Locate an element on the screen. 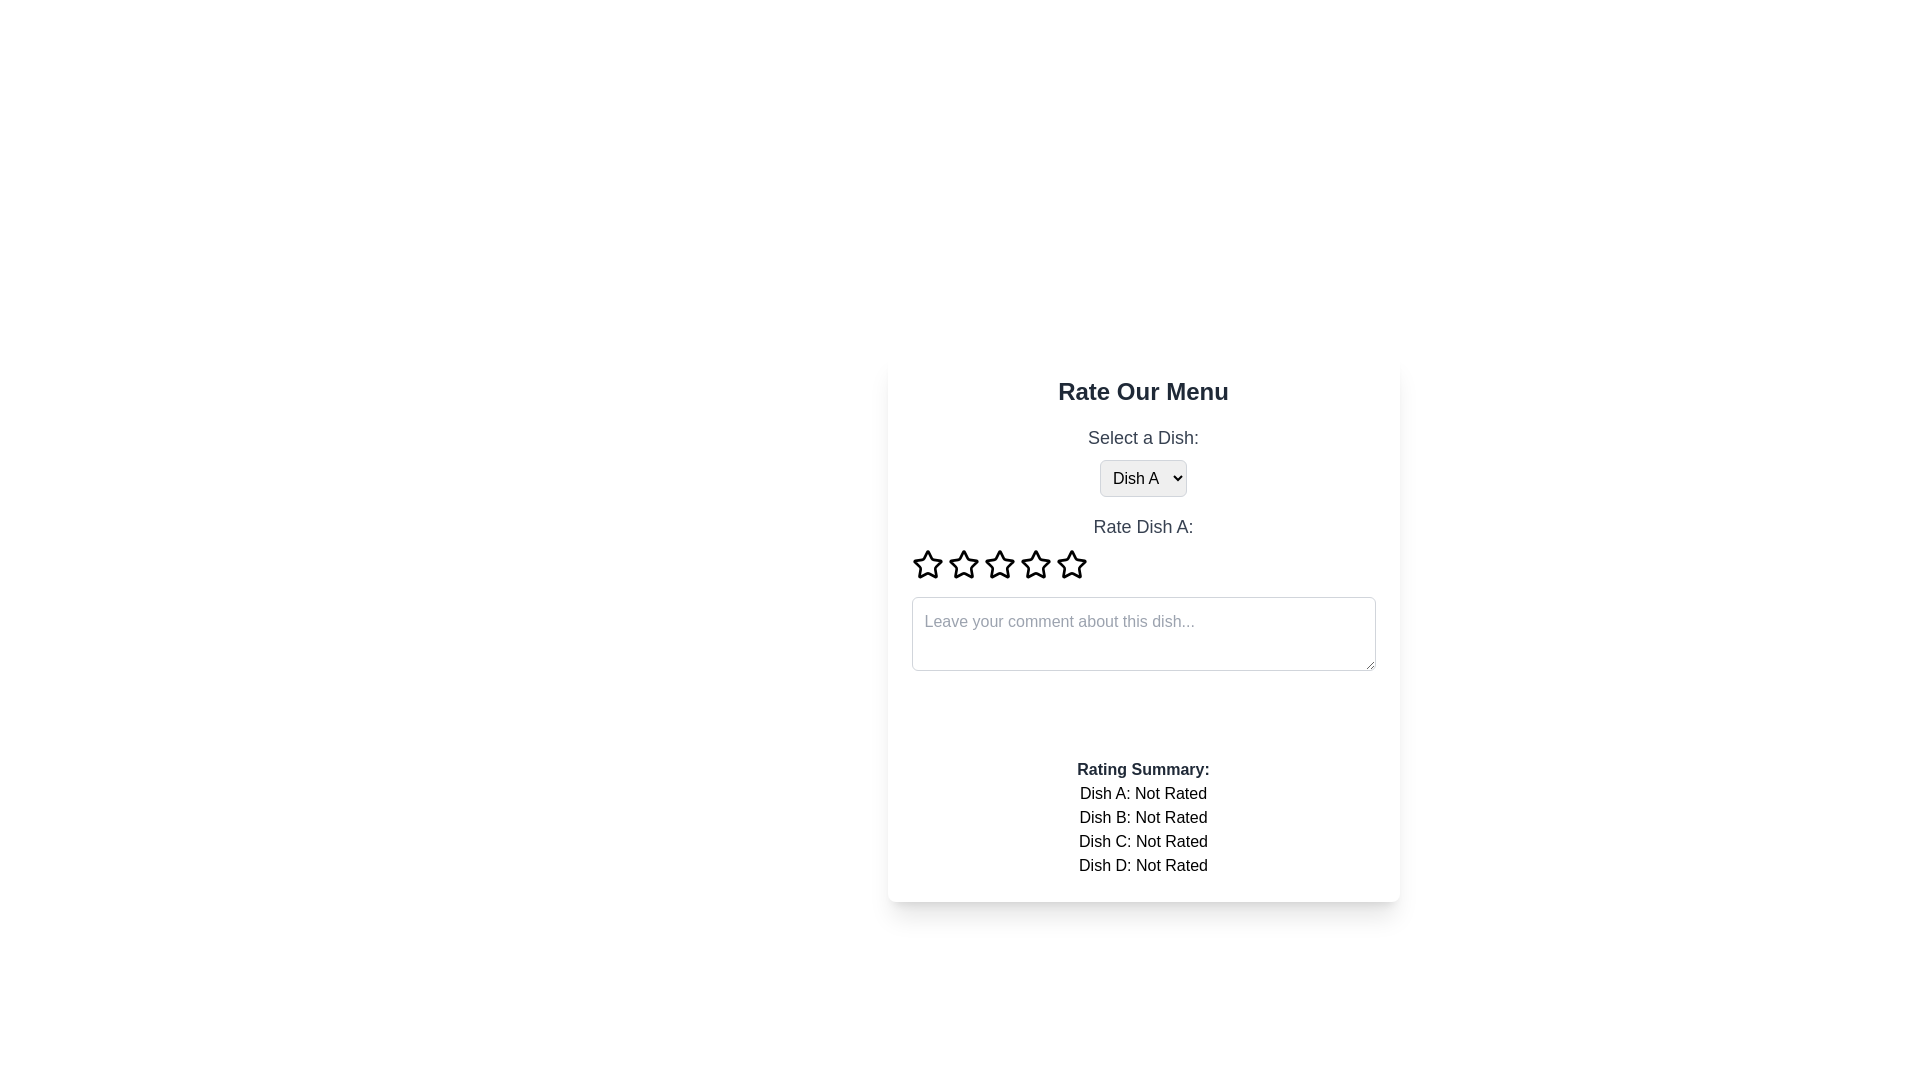 This screenshot has width=1920, height=1080. the first star icon in the rating system to assign a score of one point, which is located beneath the header 'Rate Dish A:' and above the comment input field is located at coordinates (926, 564).